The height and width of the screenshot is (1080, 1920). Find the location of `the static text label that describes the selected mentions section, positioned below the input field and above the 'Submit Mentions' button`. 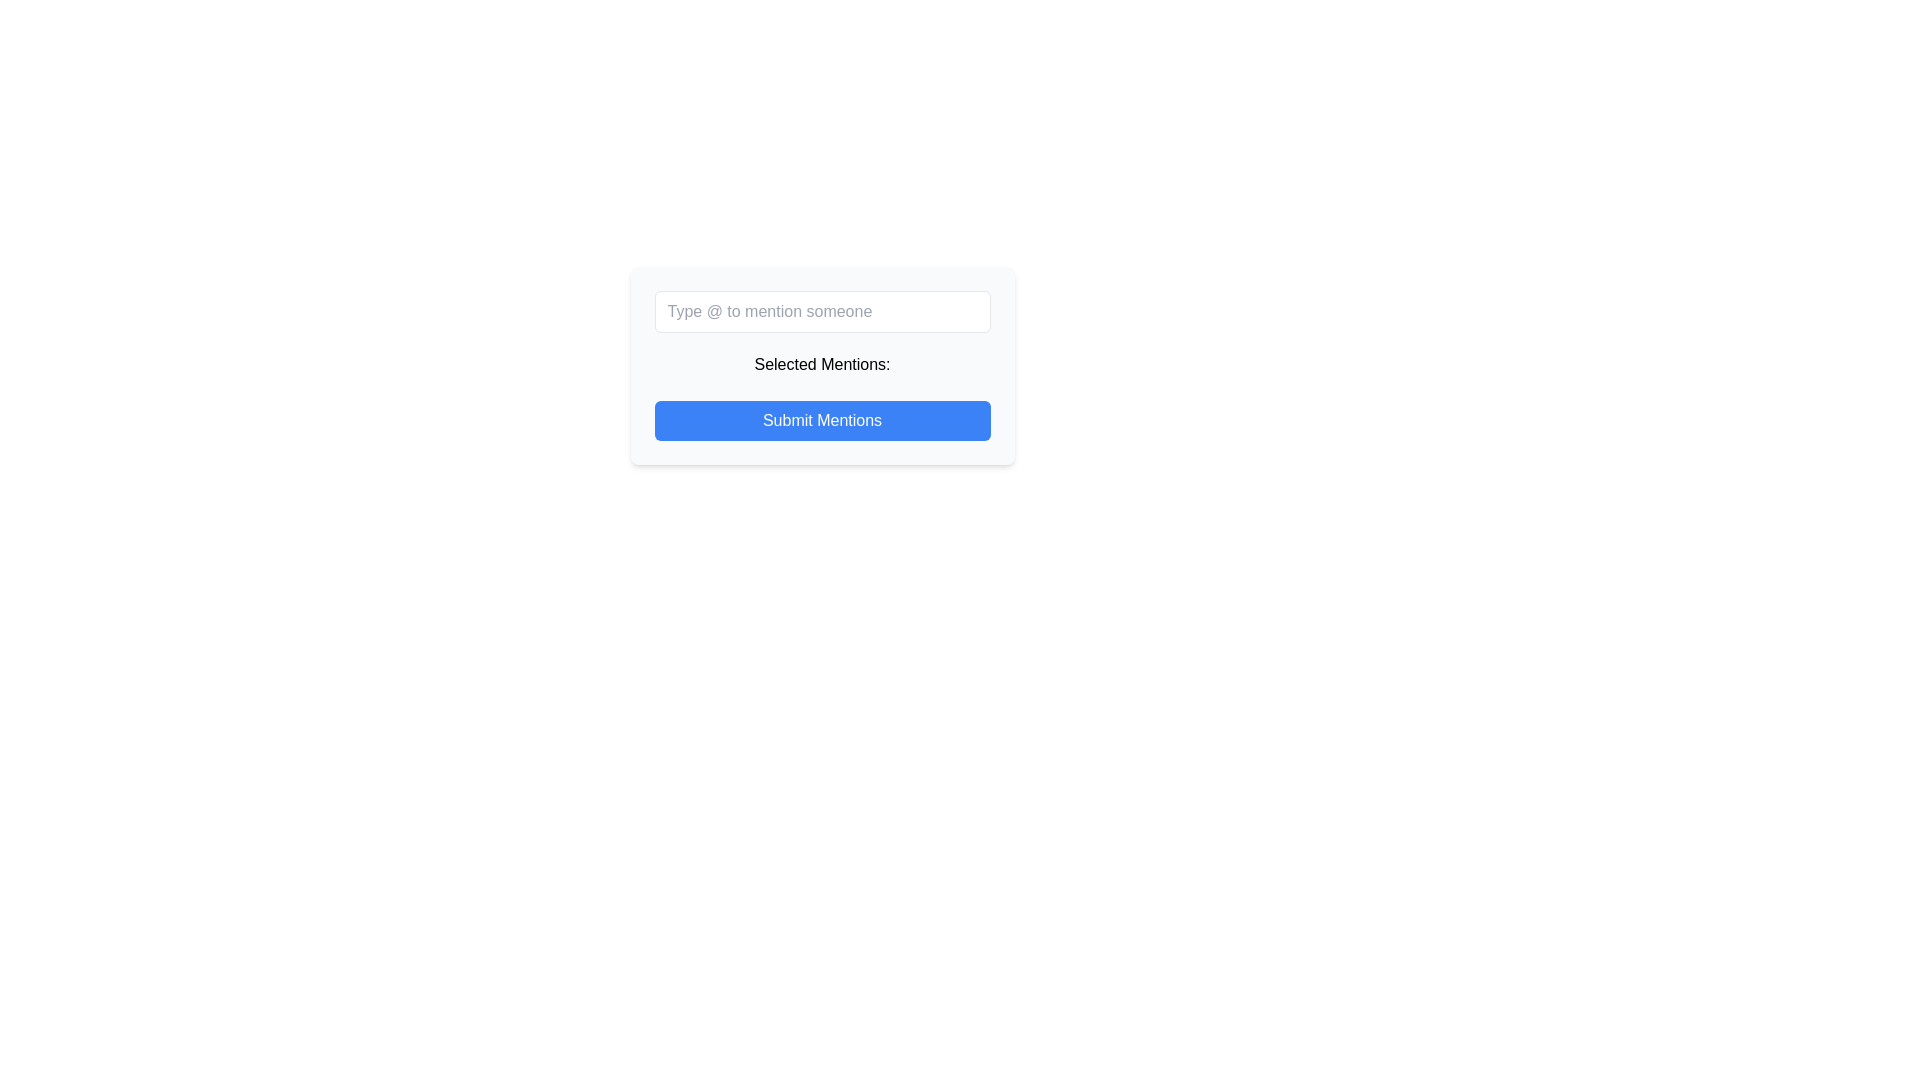

the static text label that describes the selected mentions section, positioned below the input field and above the 'Submit Mentions' button is located at coordinates (822, 365).